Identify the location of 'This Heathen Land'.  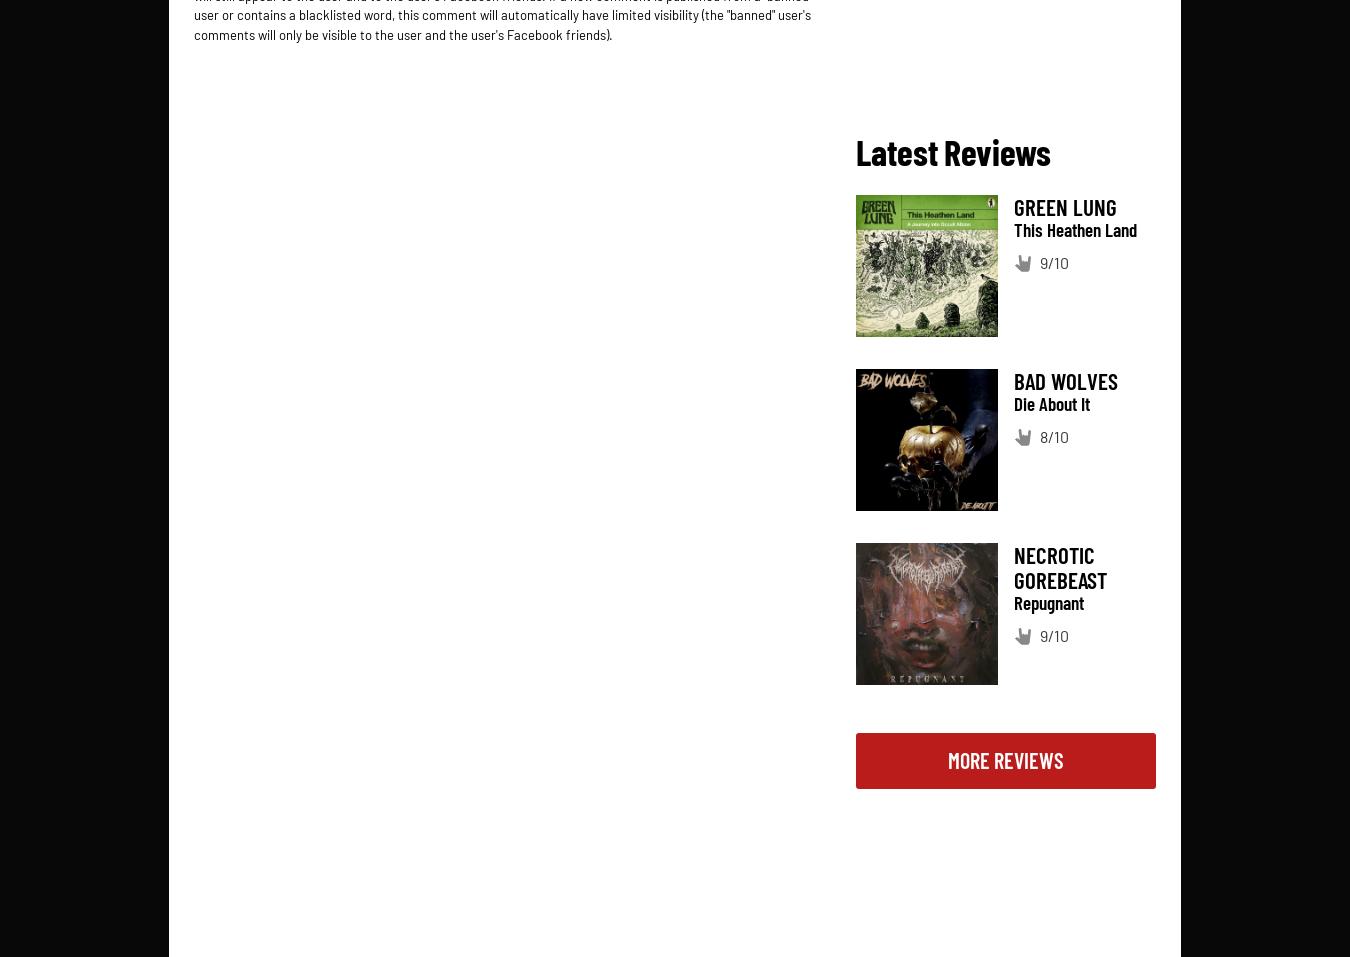
(1075, 228).